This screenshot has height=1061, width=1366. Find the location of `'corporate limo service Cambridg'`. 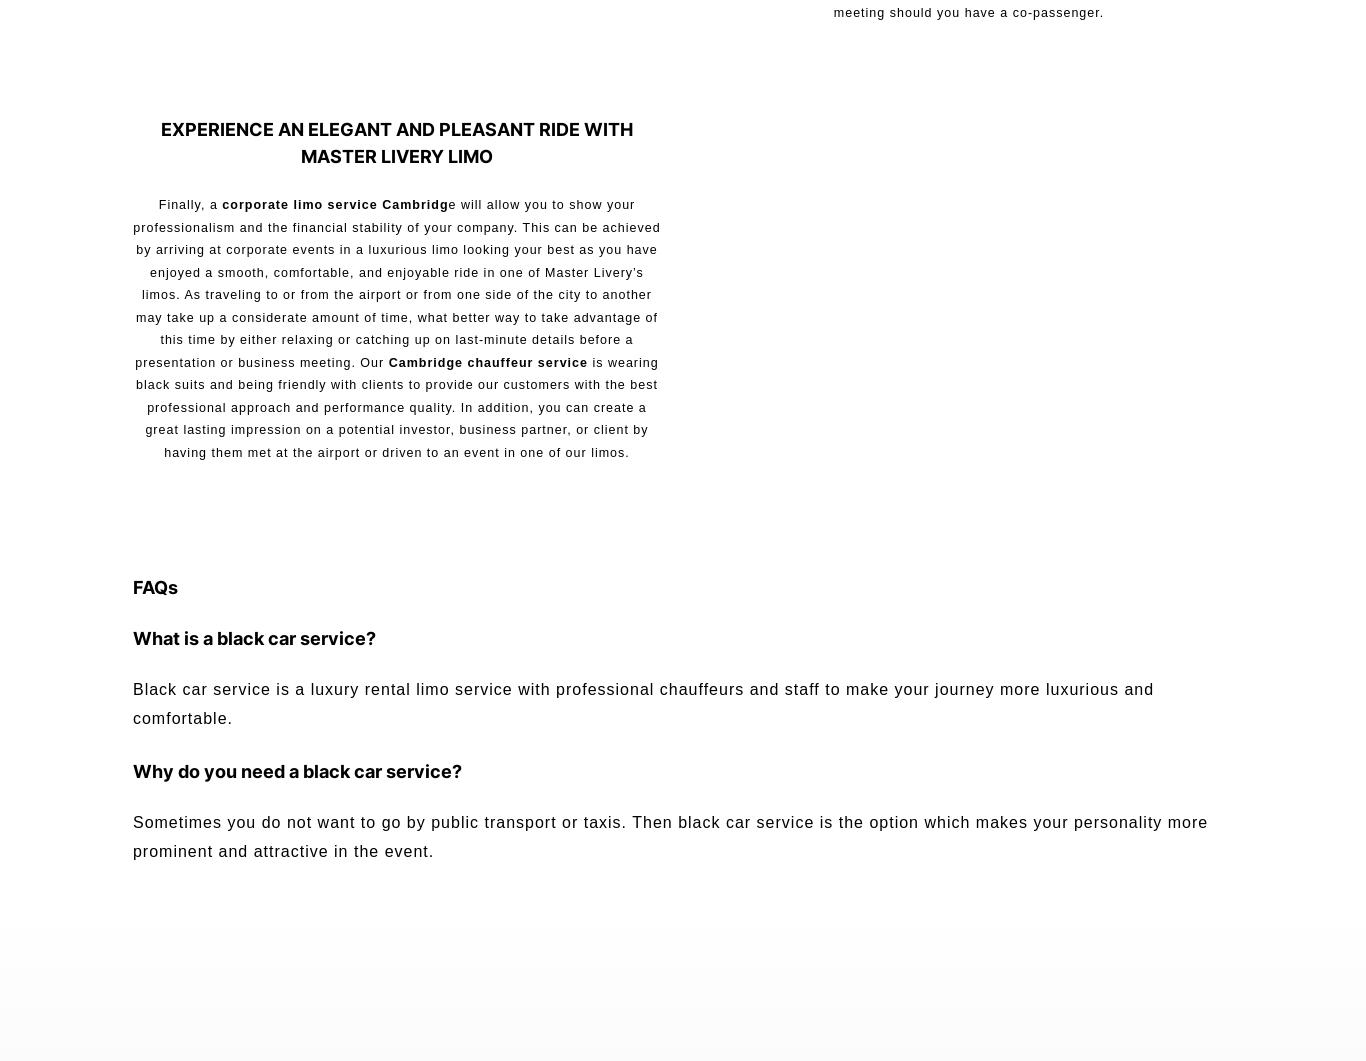

'corporate limo service Cambridg' is located at coordinates (332, 203).